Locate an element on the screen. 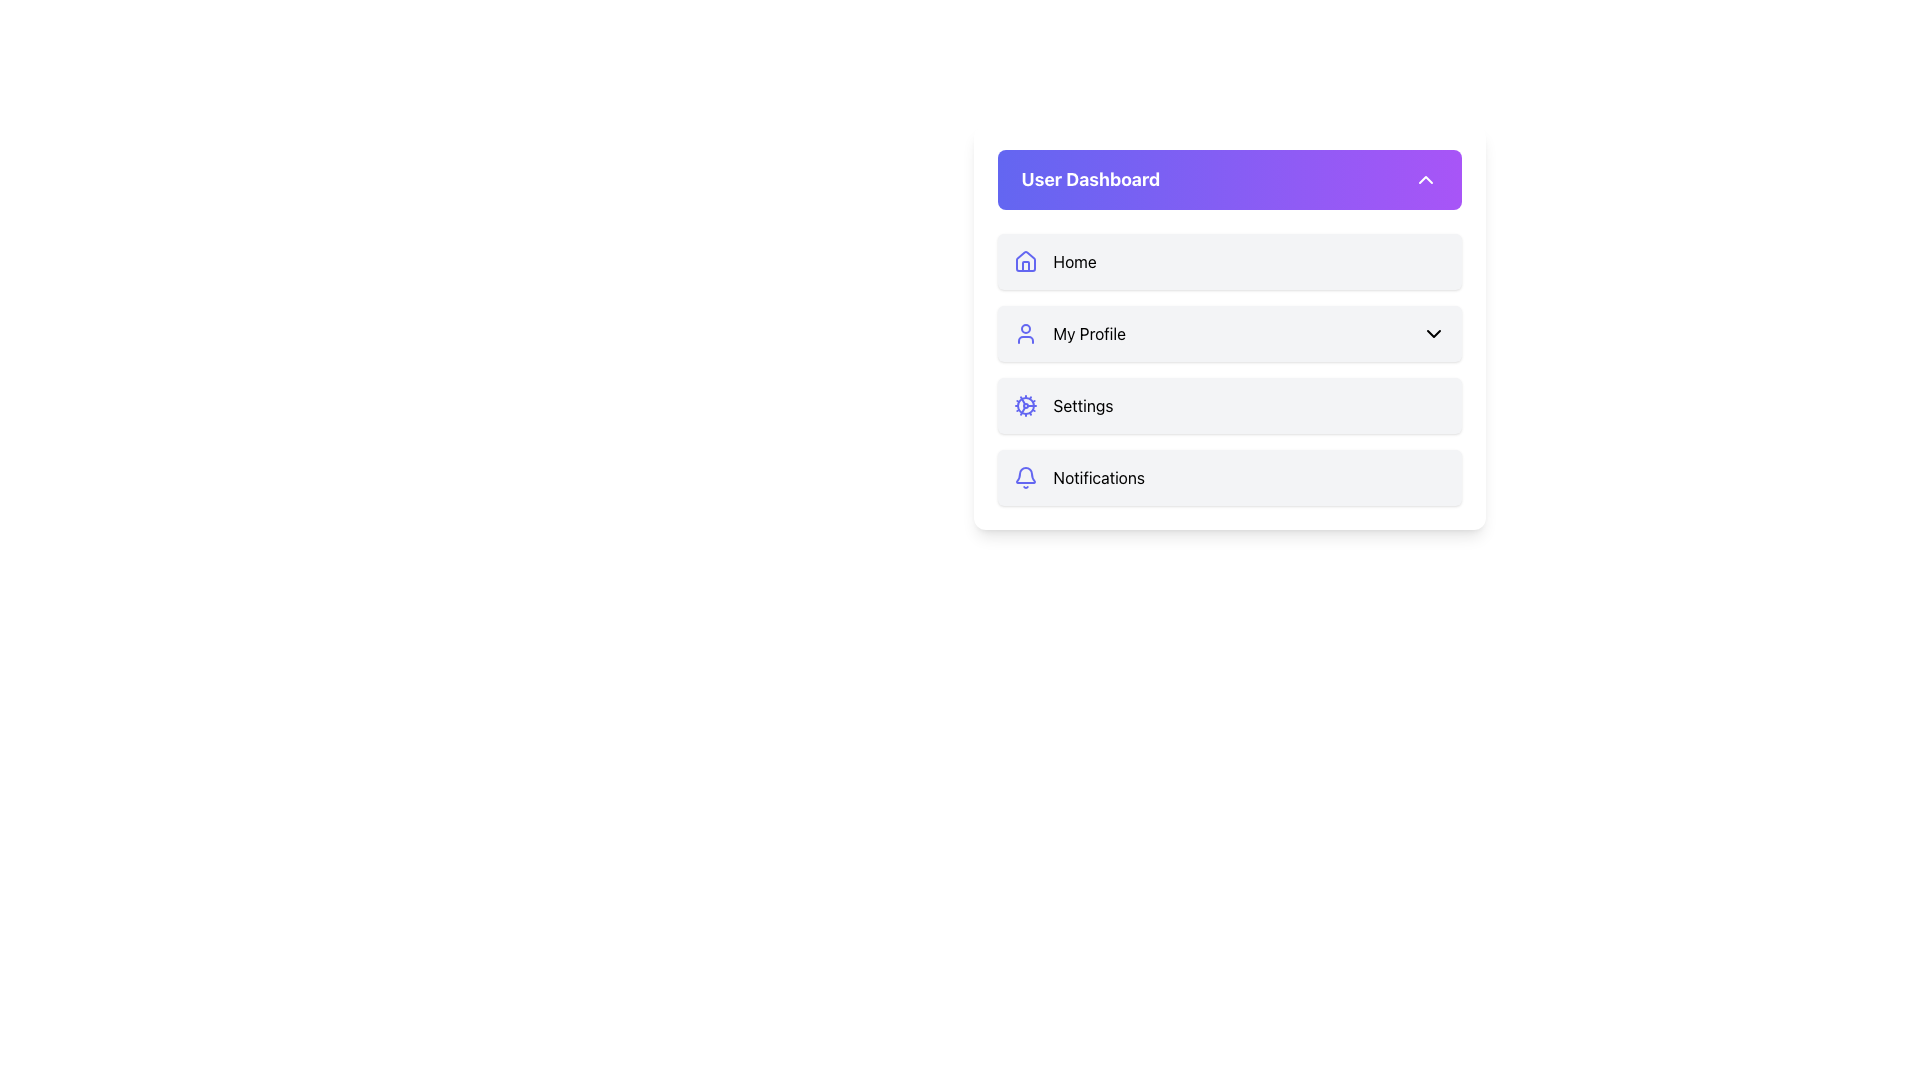  the home button in the User Dashboard menu is located at coordinates (1228, 261).